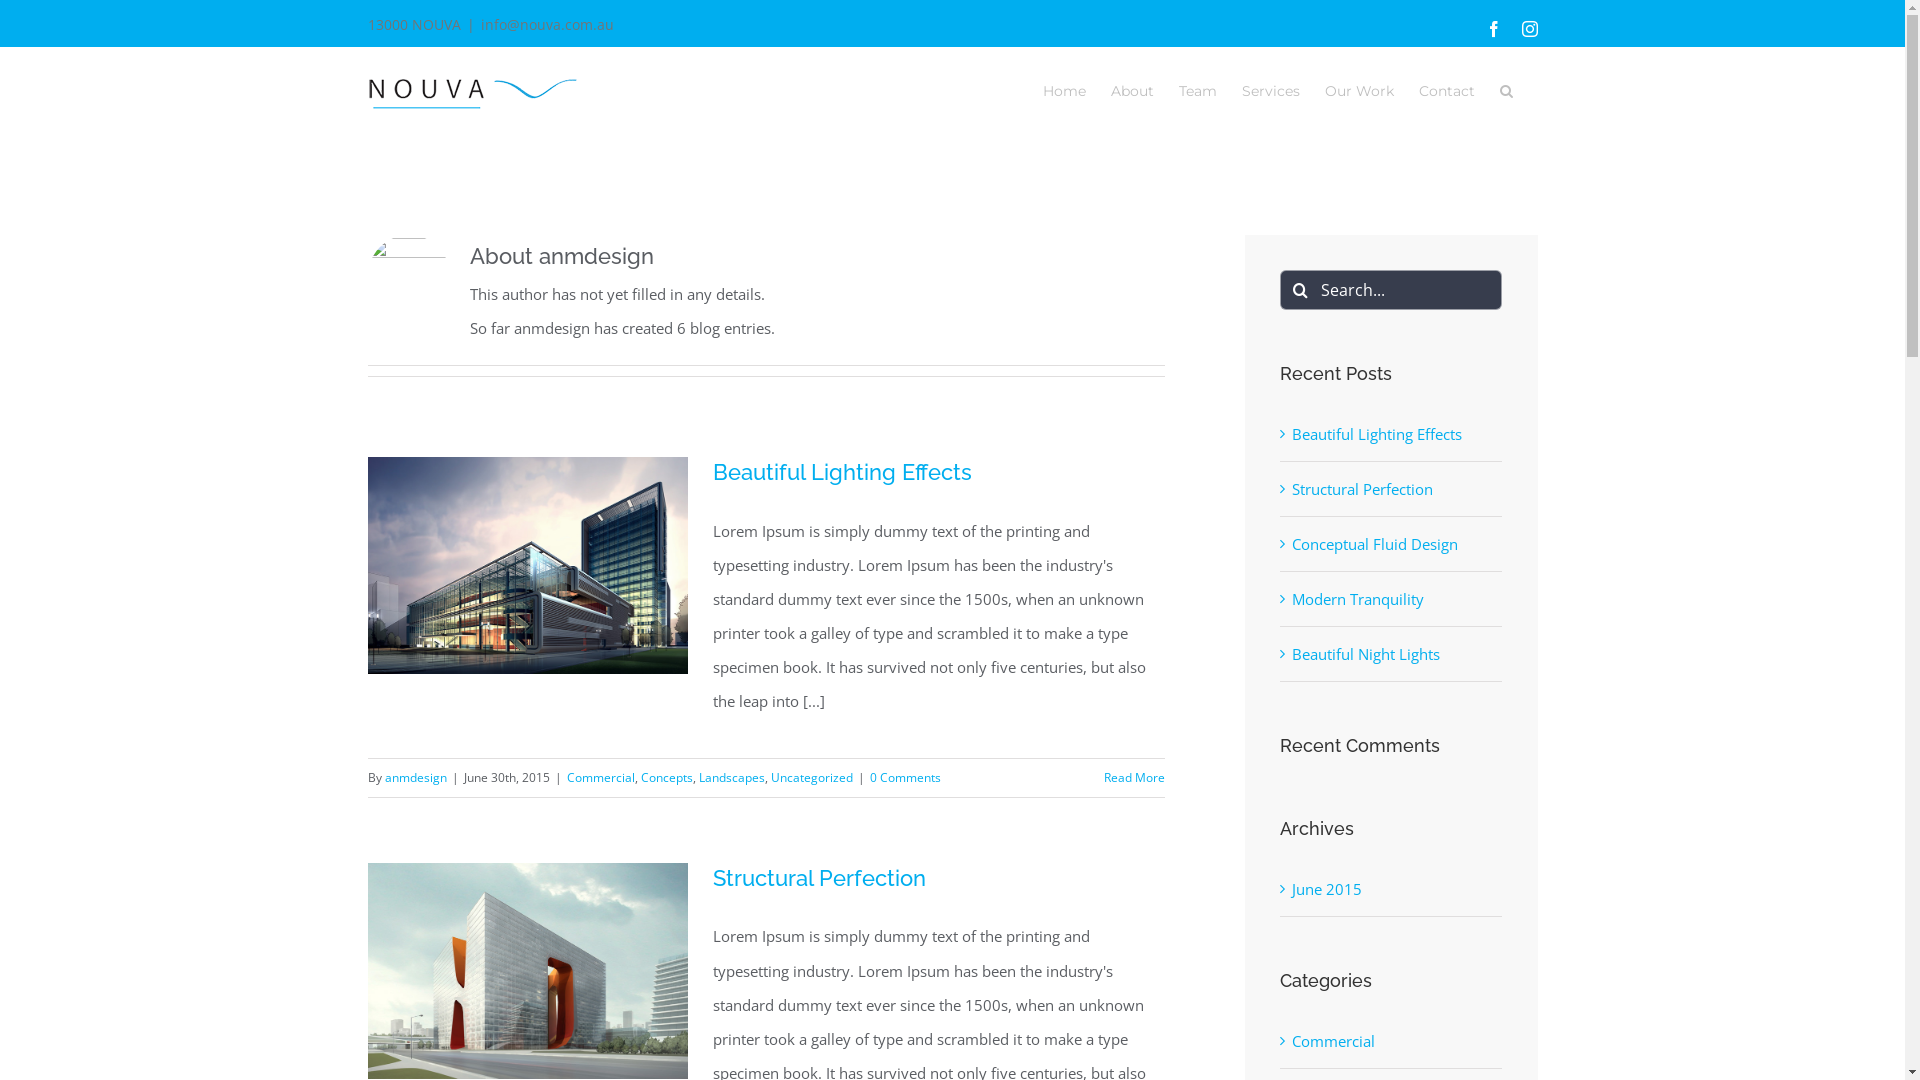 This screenshot has width=1920, height=1080. I want to click on 'anmdesign', so click(413, 776).